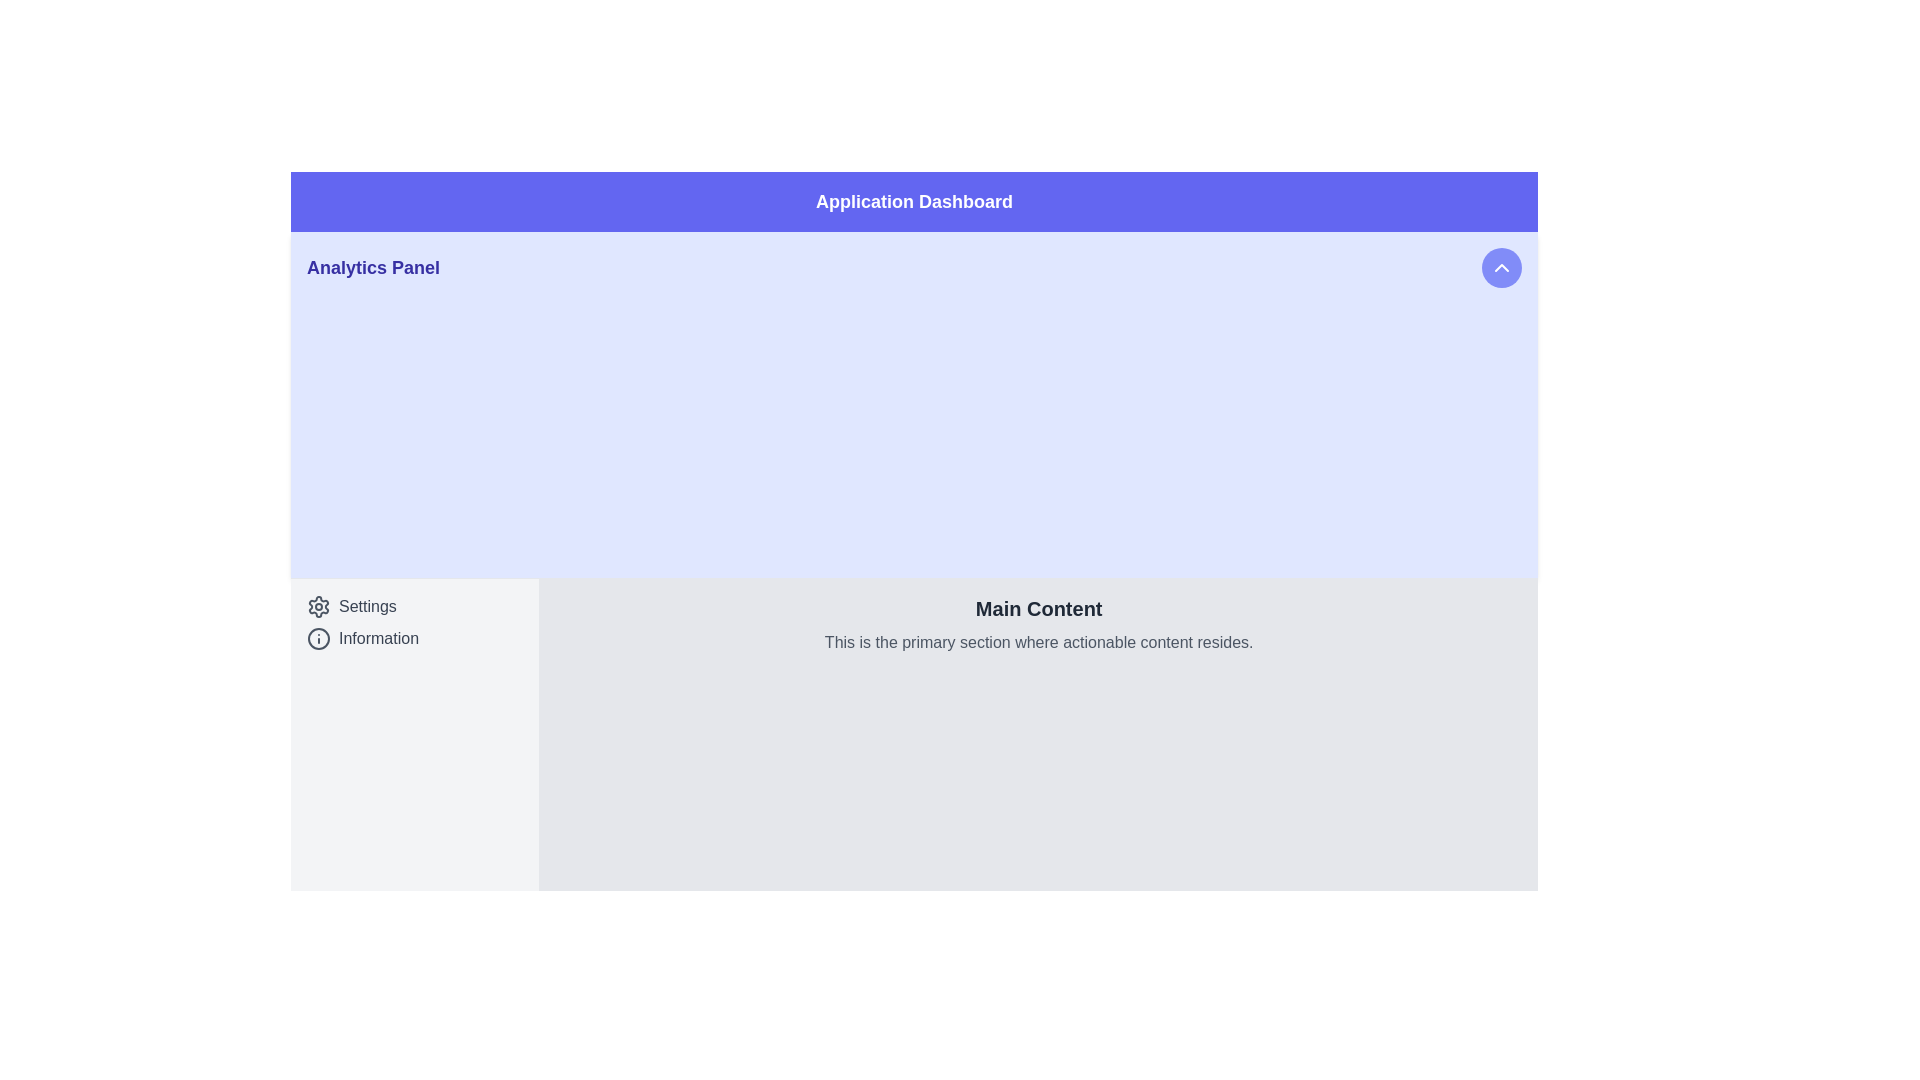 Image resolution: width=1920 pixels, height=1080 pixels. Describe the element at coordinates (414, 621) in the screenshot. I see `the 'Information' item in the vertical navigation menu located in the left column under the 'Analytics Panel'` at that location.